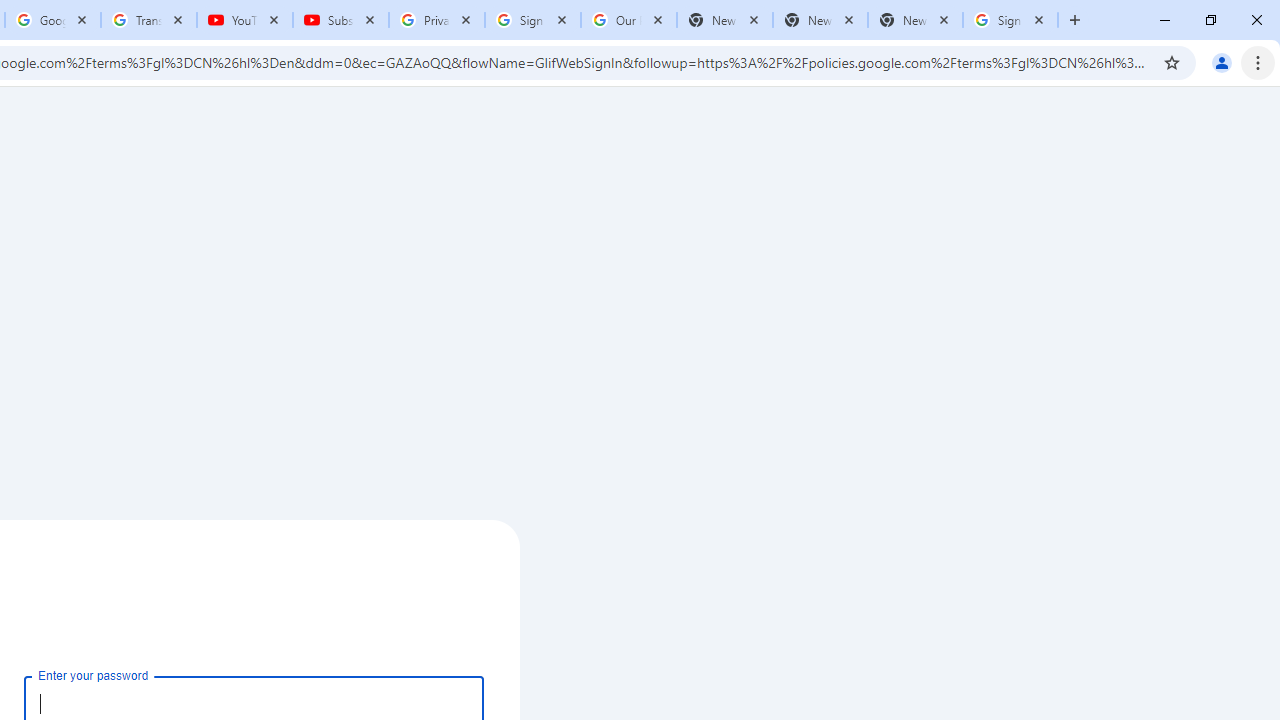  I want to click on 'Subscriptions - YouTube', so click(341, 20).